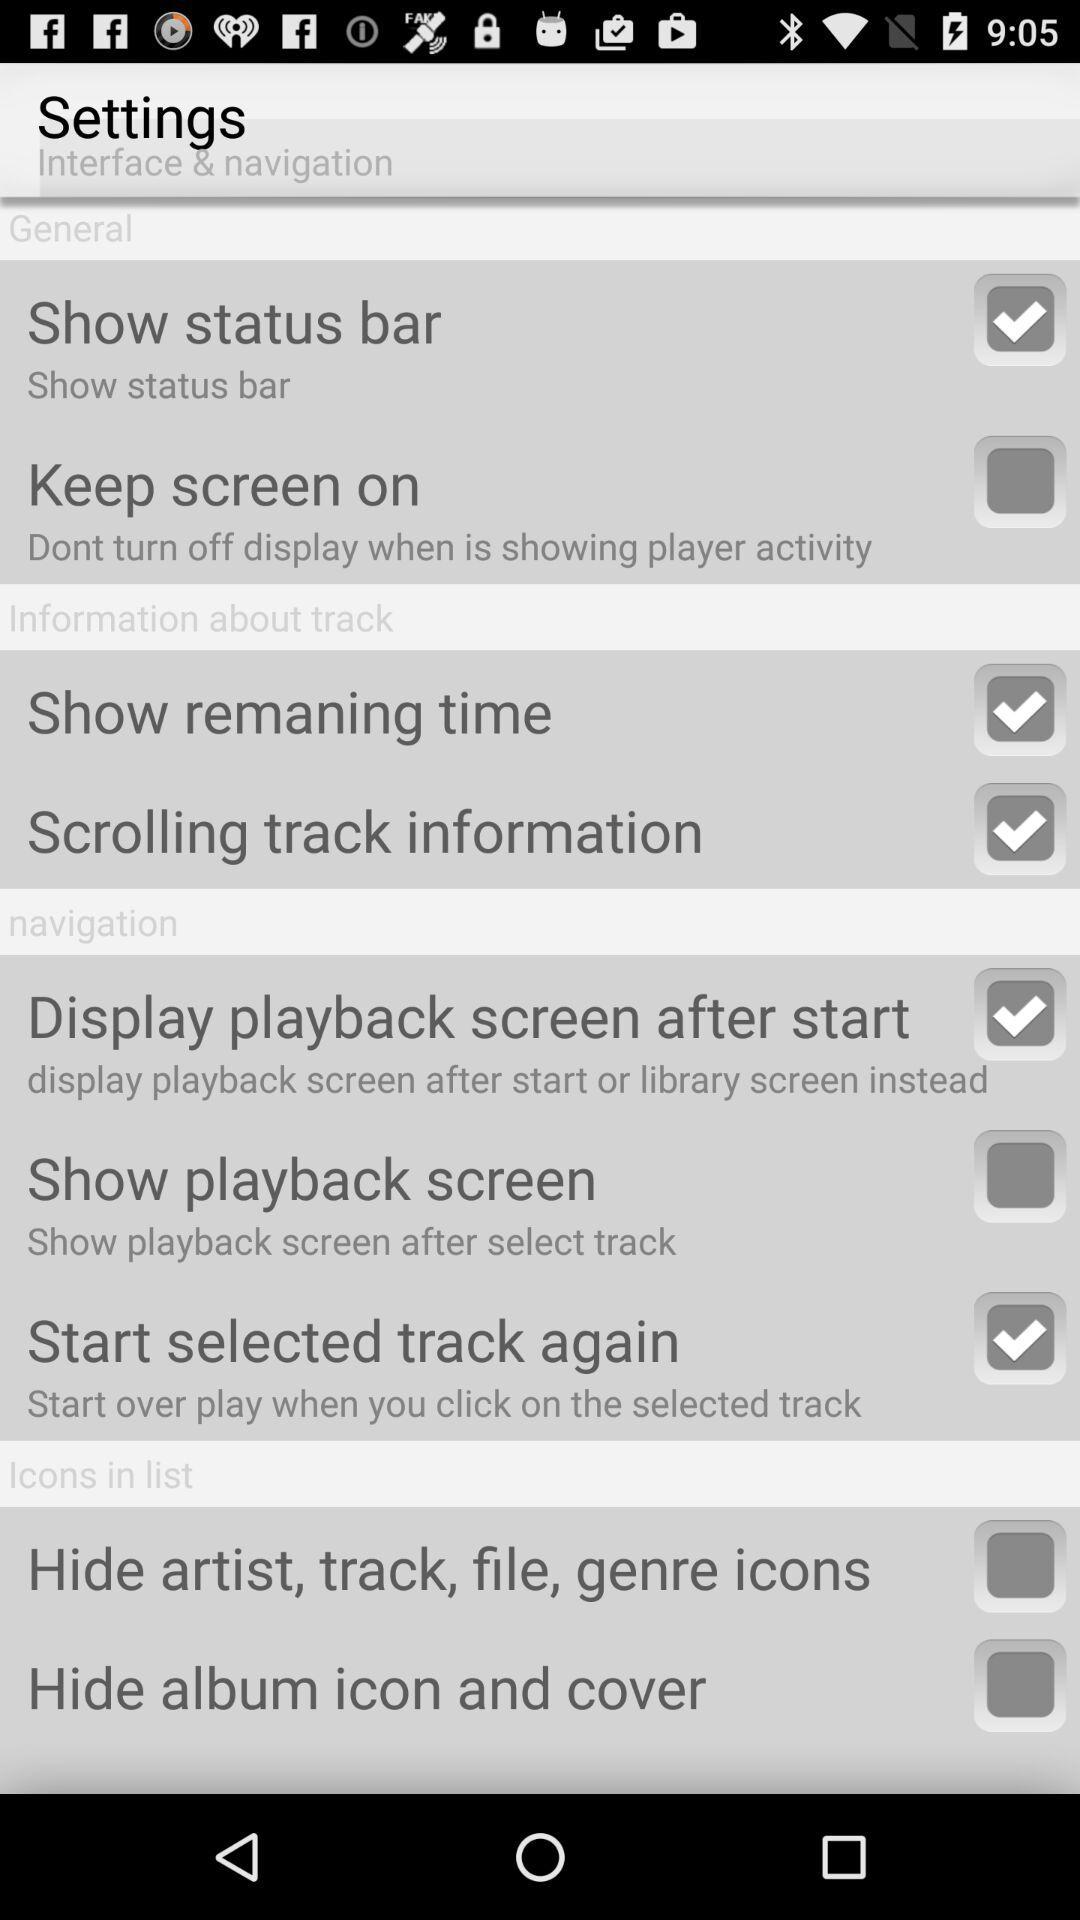  I want to click on hide alibum, so click(1020, 1684).